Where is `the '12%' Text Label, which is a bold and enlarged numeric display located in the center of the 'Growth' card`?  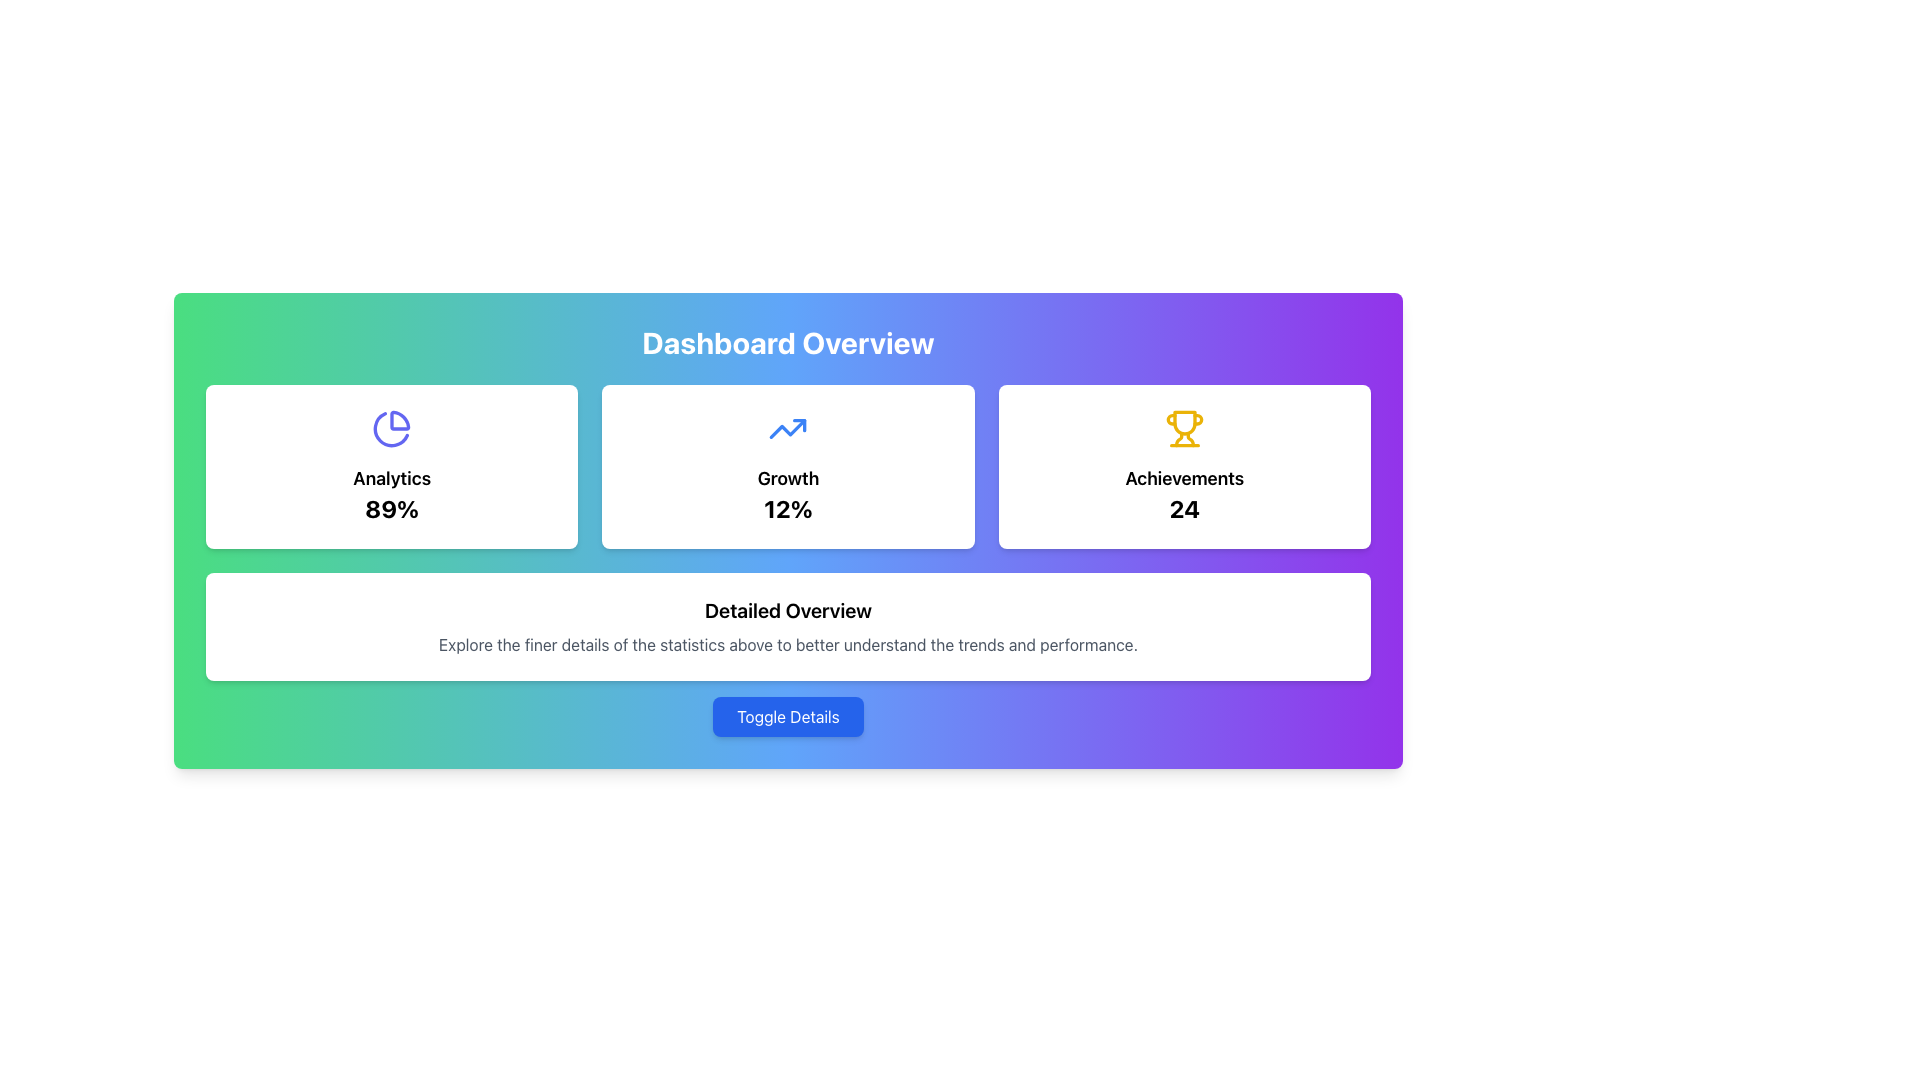
the '12%' Text Label, which is a bold and enlarged numeric display located in the center of the 'Growth' card is located at coordinates (787, 508).